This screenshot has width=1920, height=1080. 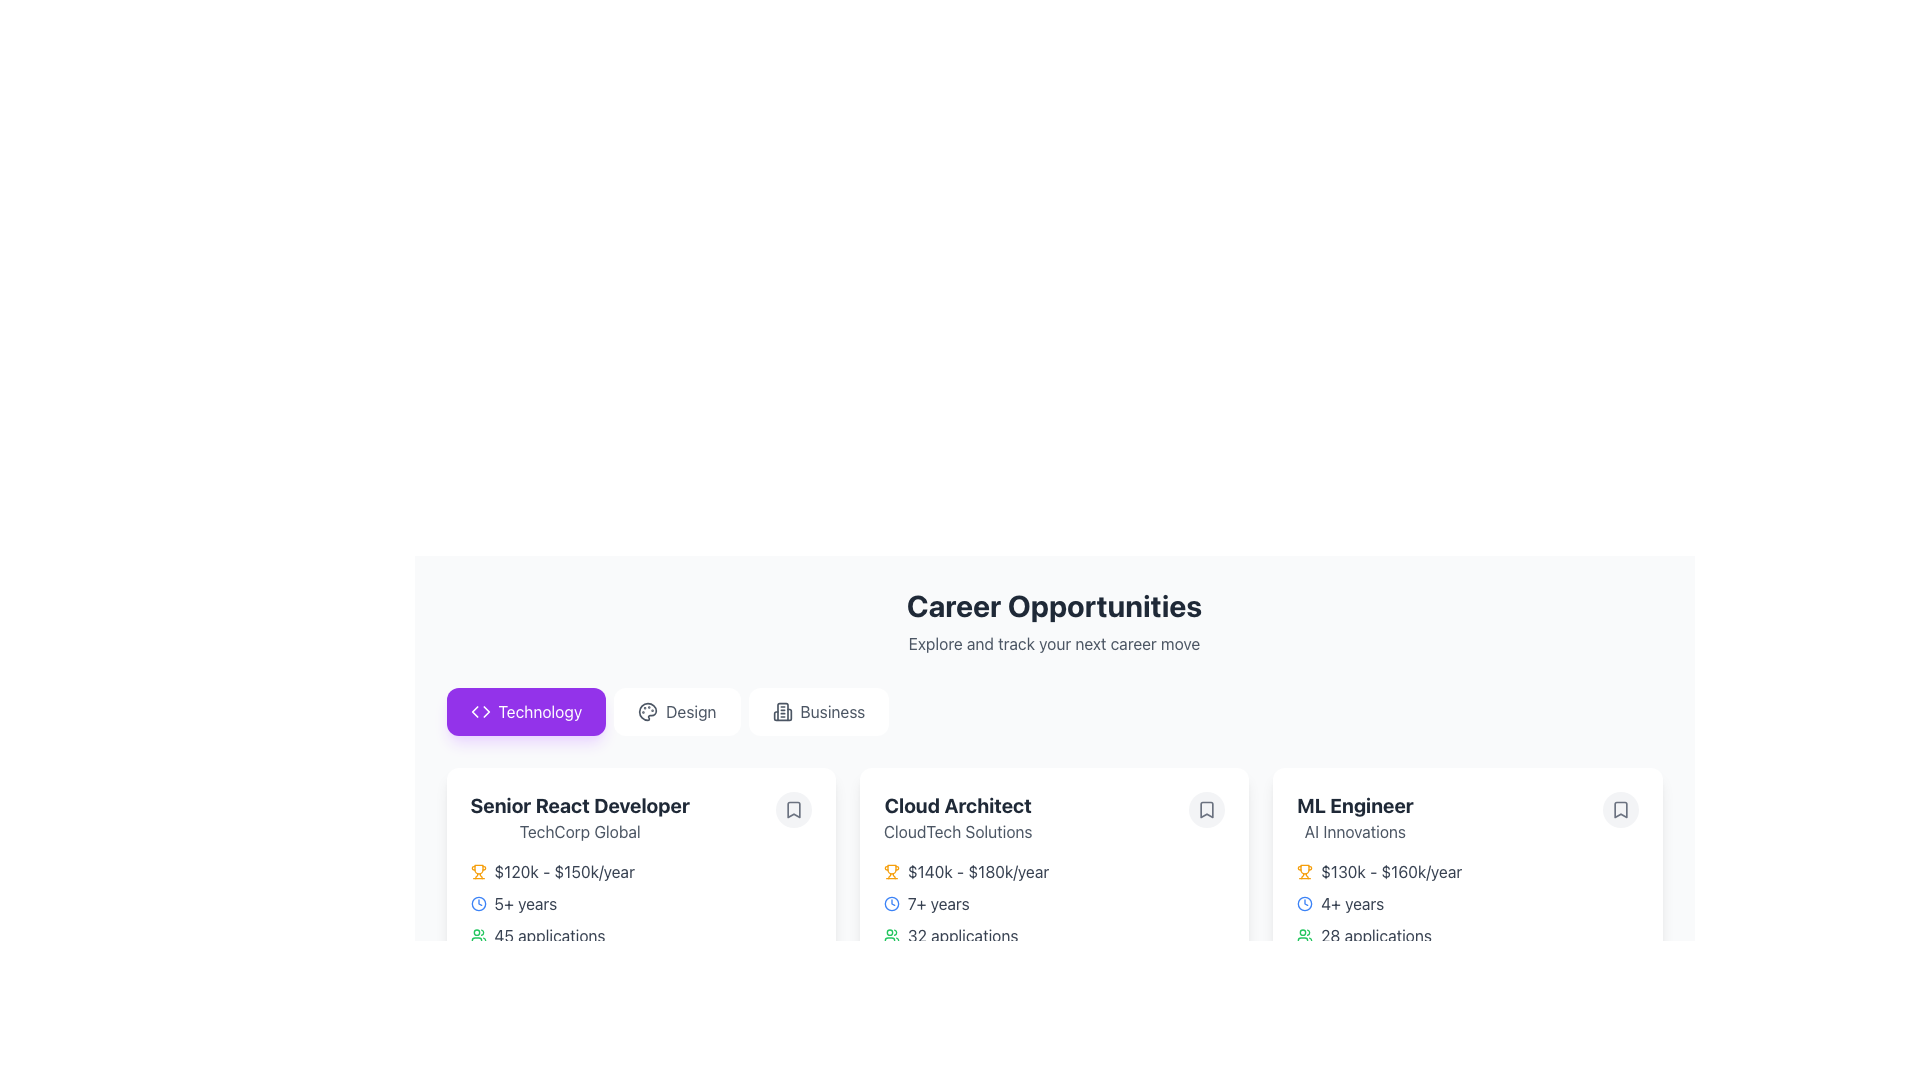 I want to click on the static text element identifying the job role 'ML Engineer' under the organization 'AI Innovations', located at the top of the rightmost job description card, so click(x=1355, y=817).